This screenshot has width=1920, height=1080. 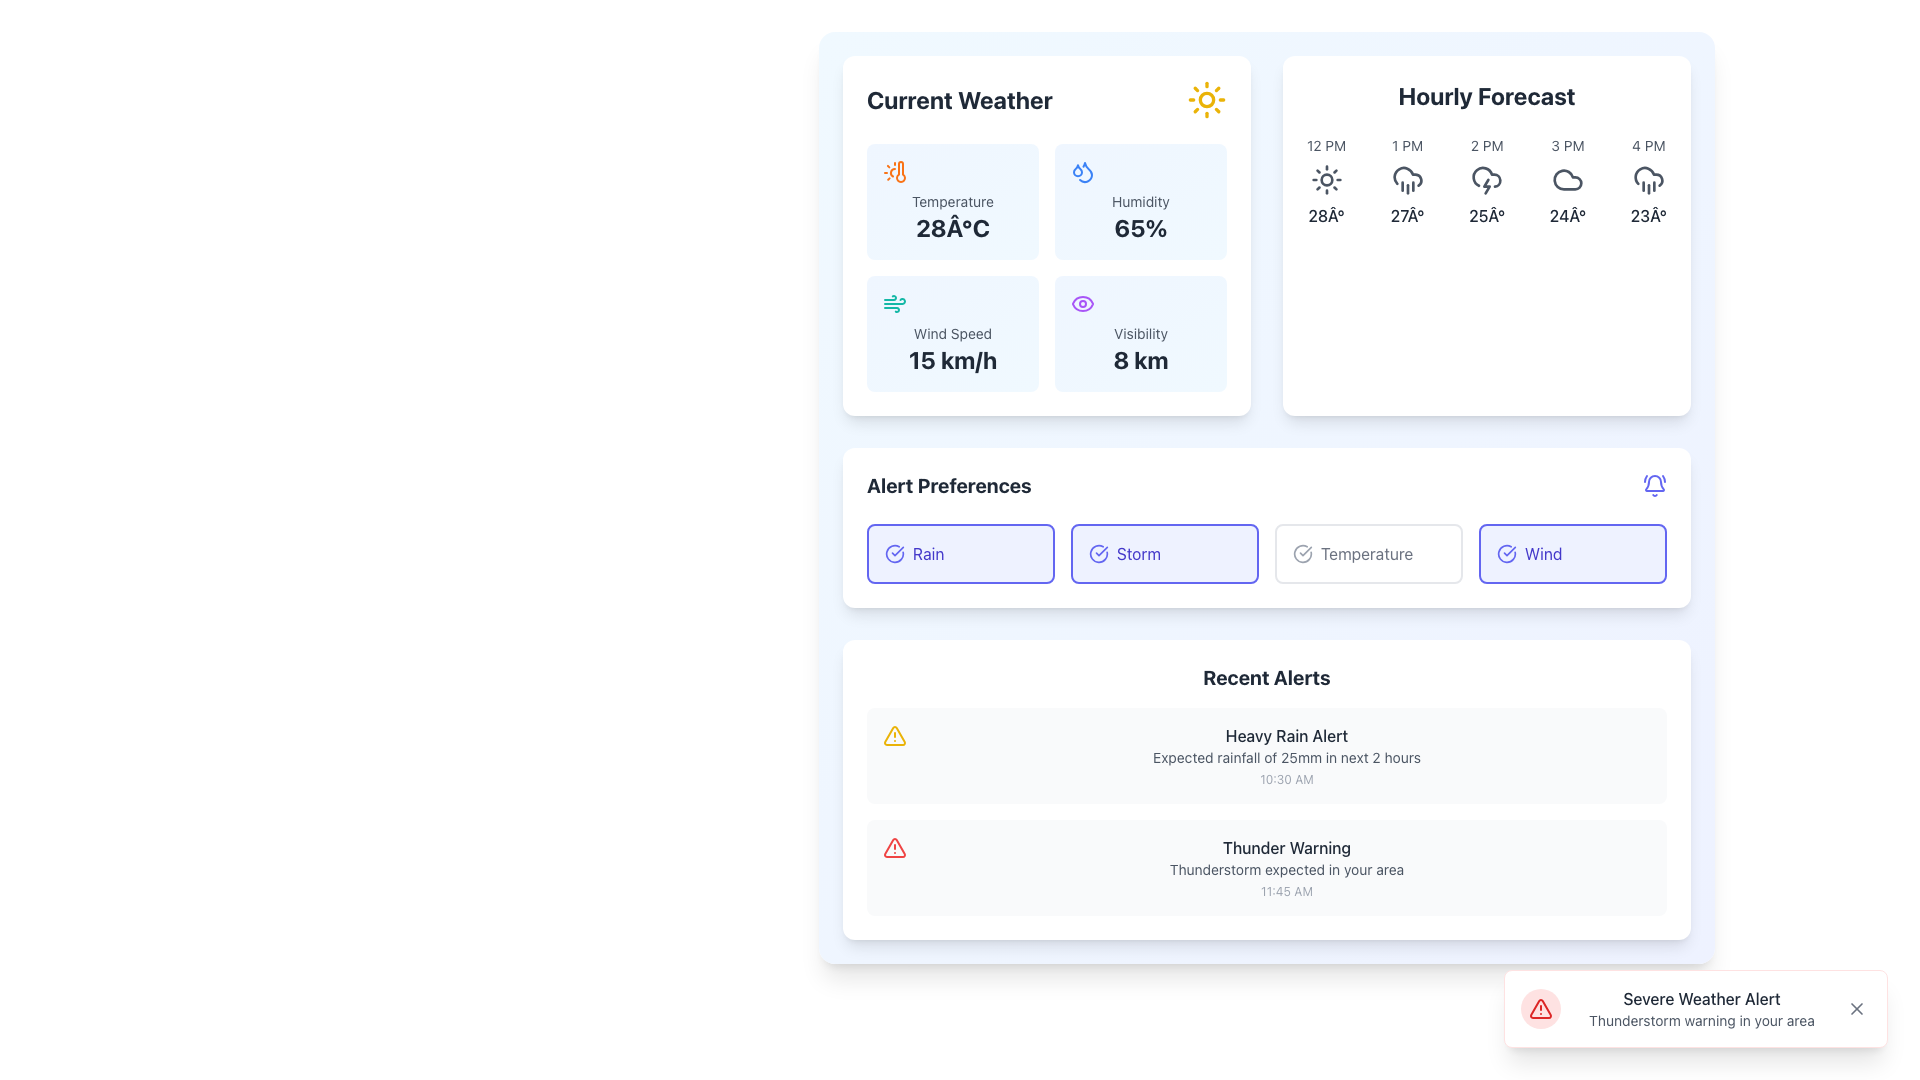 What do you see at coordinates (1367, 554) in the screenshot?
I see `the selectable button labeled for temperature-related notifications in the 'Alert Preferences' section` at bounding box center [1367, 554].